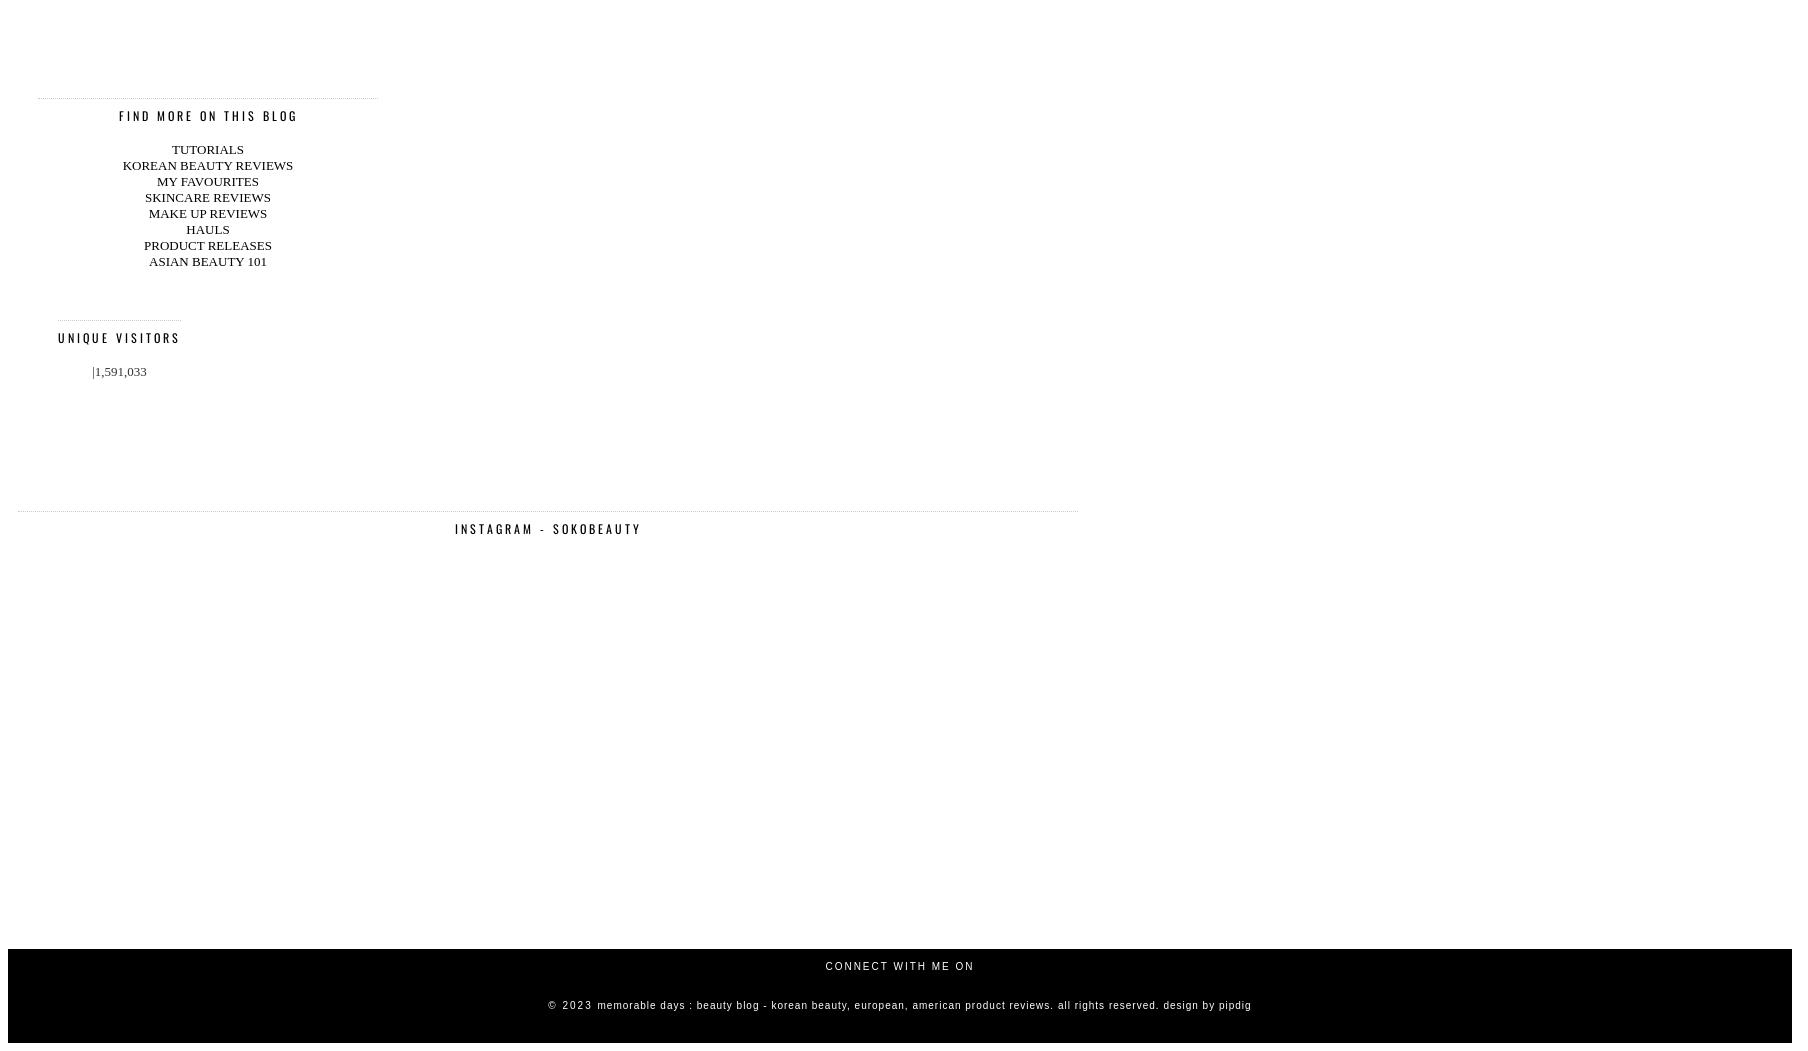 The height and width of the screenshot is (1051, 1808). I want to click on 'ASIAN BEAUTY 101', so click(207, 23).